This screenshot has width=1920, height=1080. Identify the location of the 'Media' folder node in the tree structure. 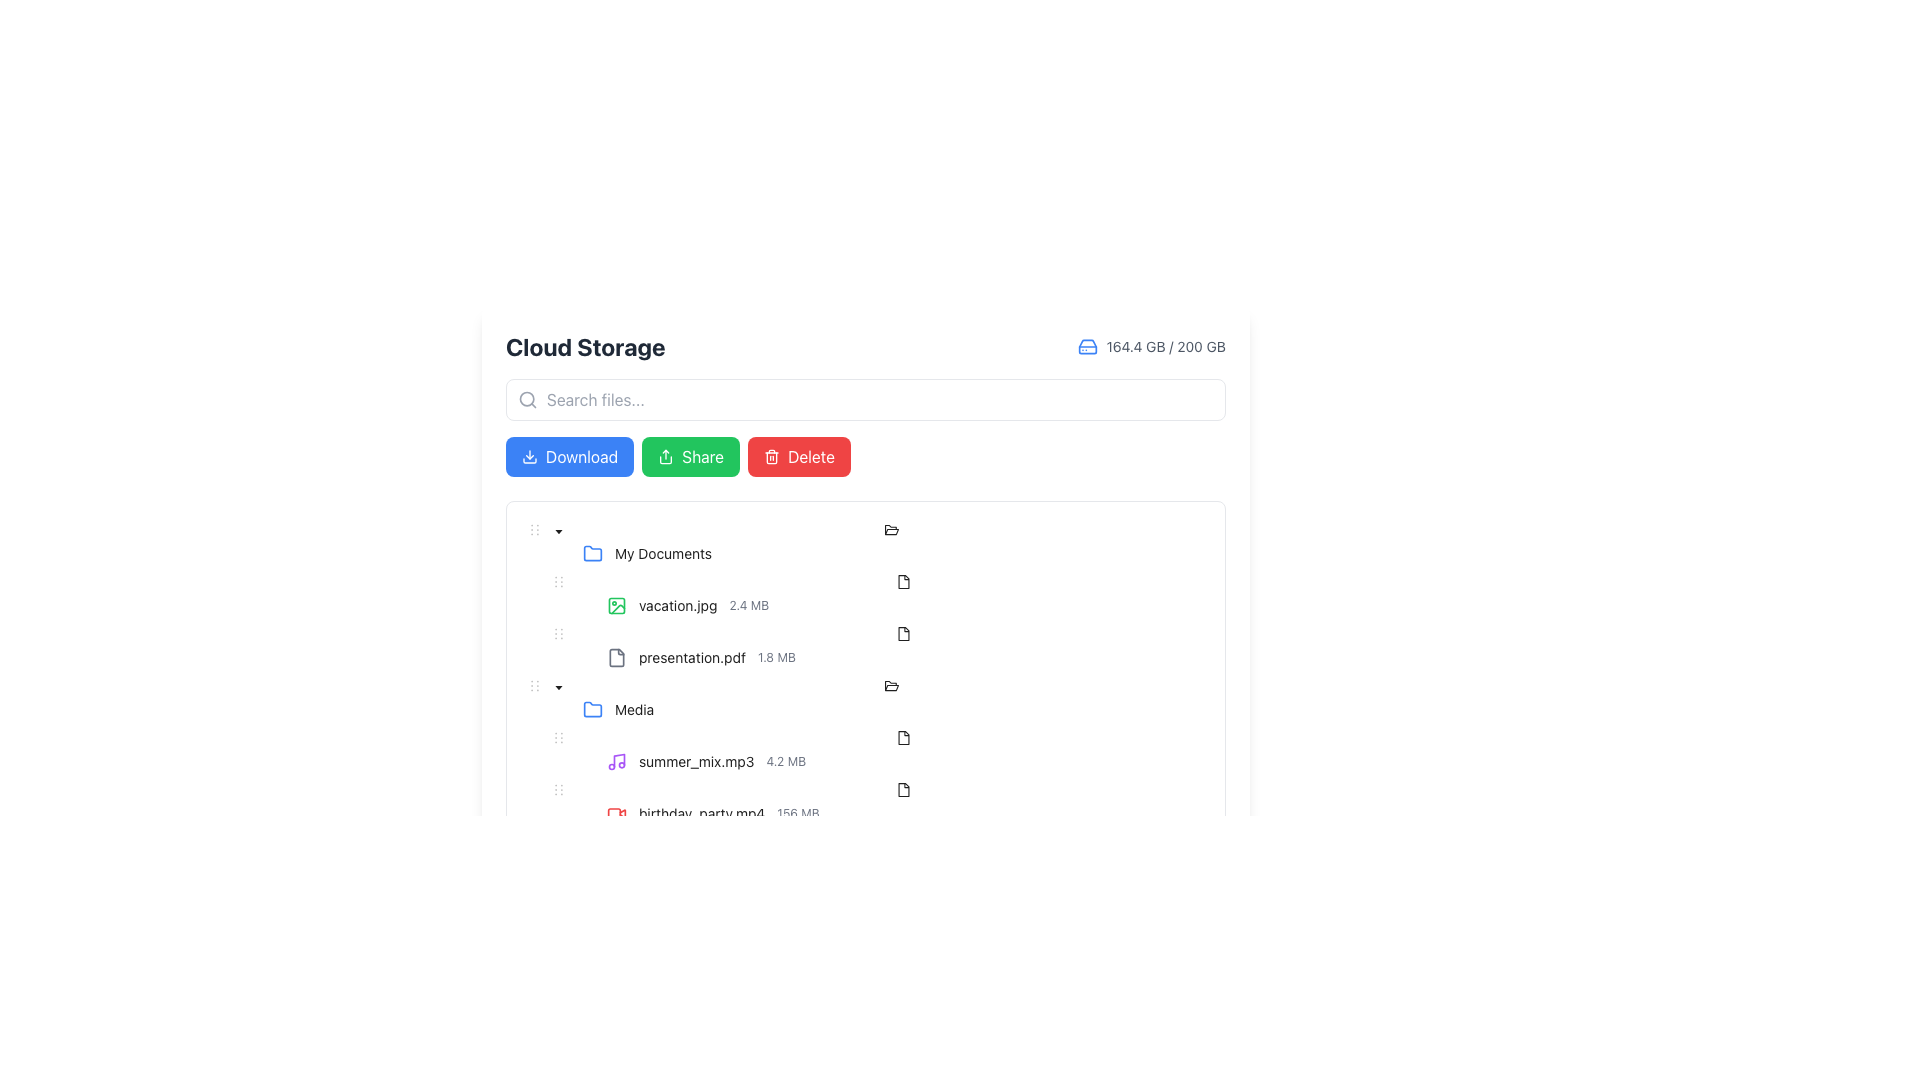
(891, 708).